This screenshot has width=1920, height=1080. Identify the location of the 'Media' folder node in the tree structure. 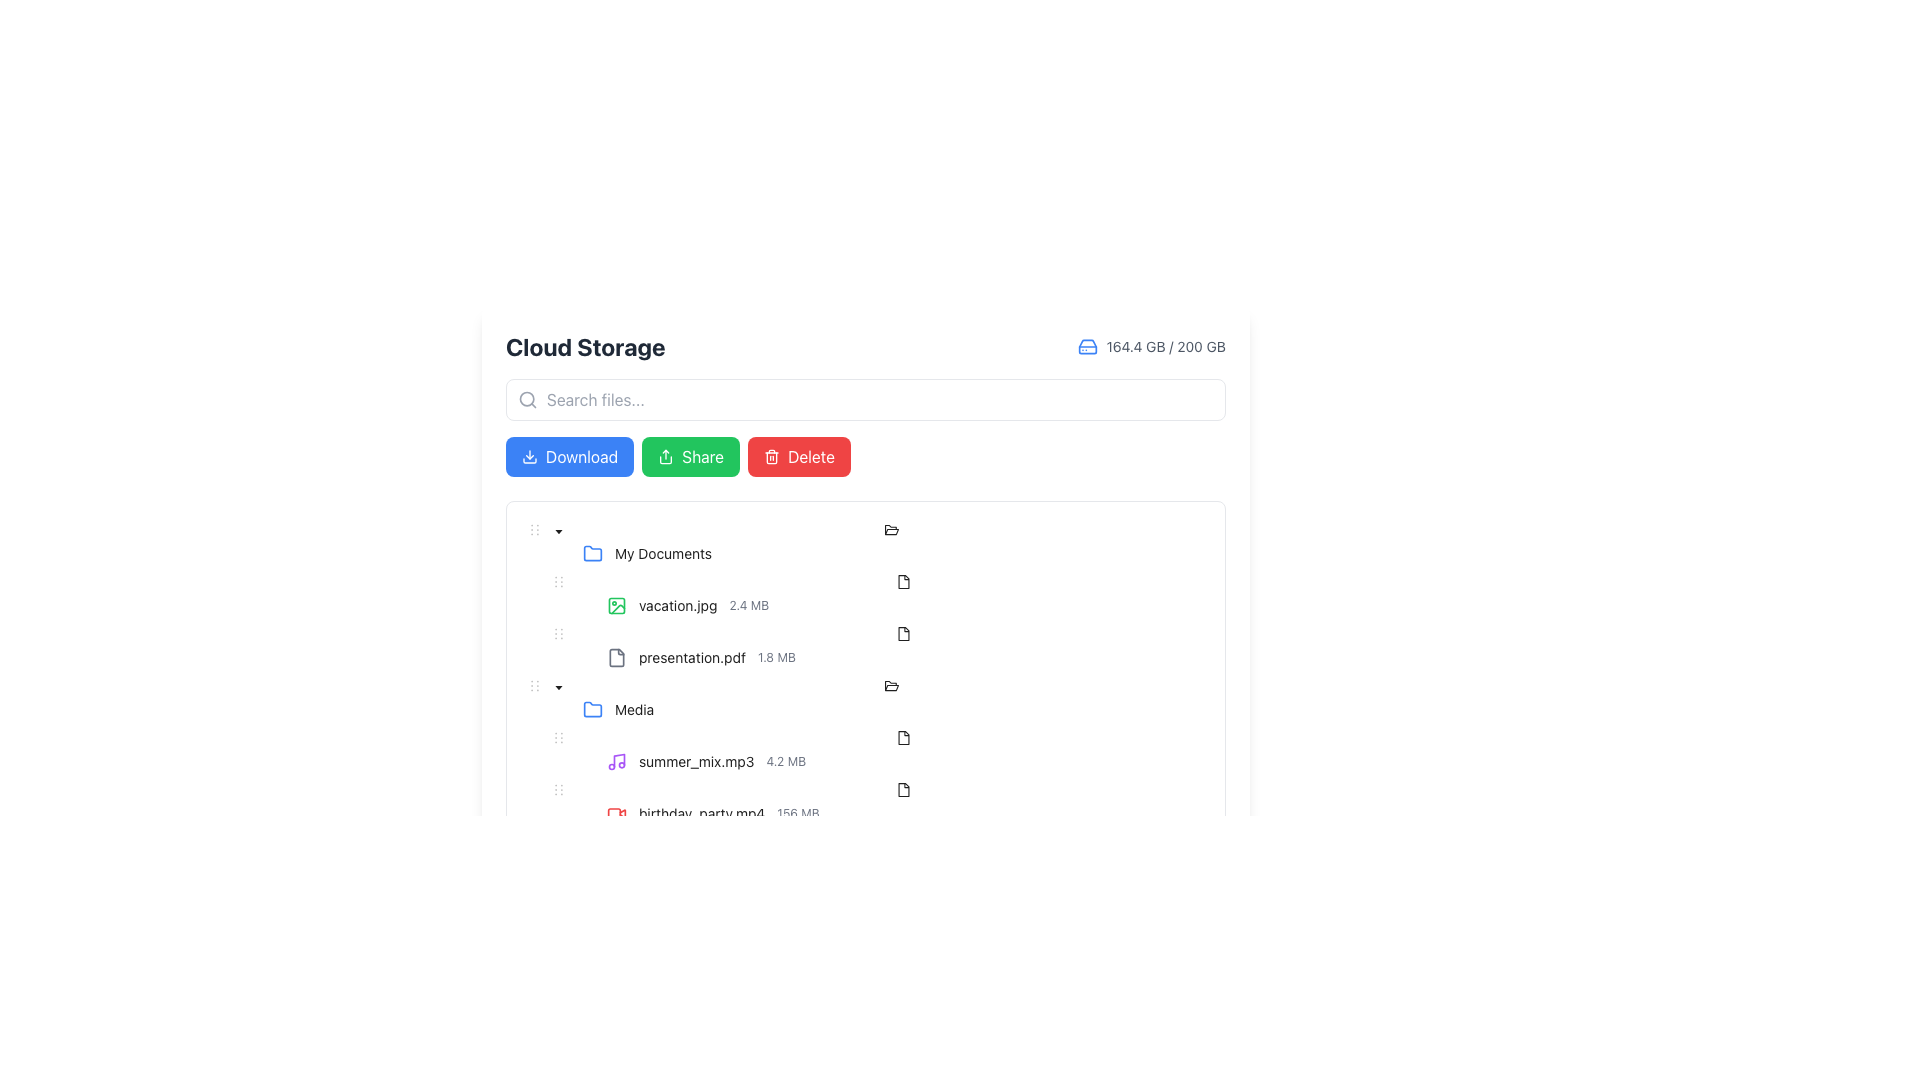
(891, 708).